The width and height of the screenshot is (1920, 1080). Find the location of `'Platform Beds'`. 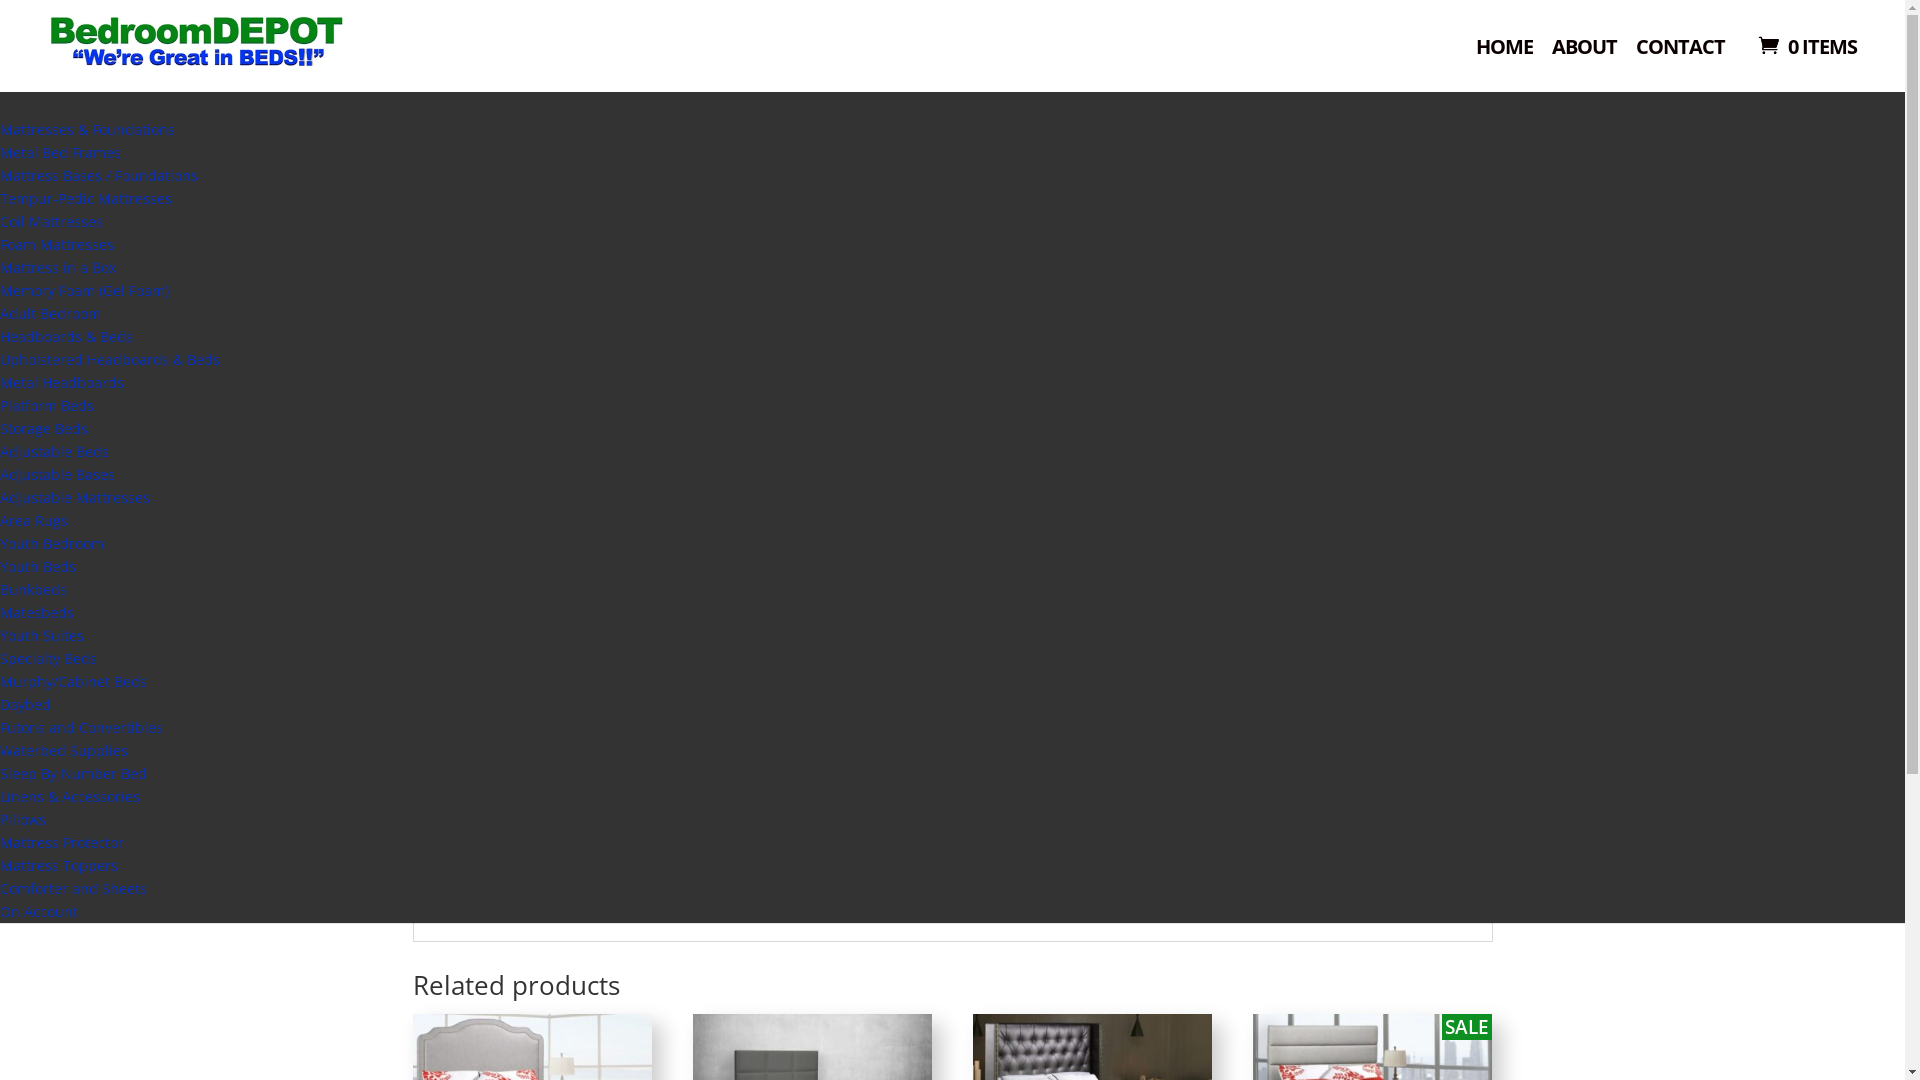

'Platform Beds' is located at coordinates (643, 188).